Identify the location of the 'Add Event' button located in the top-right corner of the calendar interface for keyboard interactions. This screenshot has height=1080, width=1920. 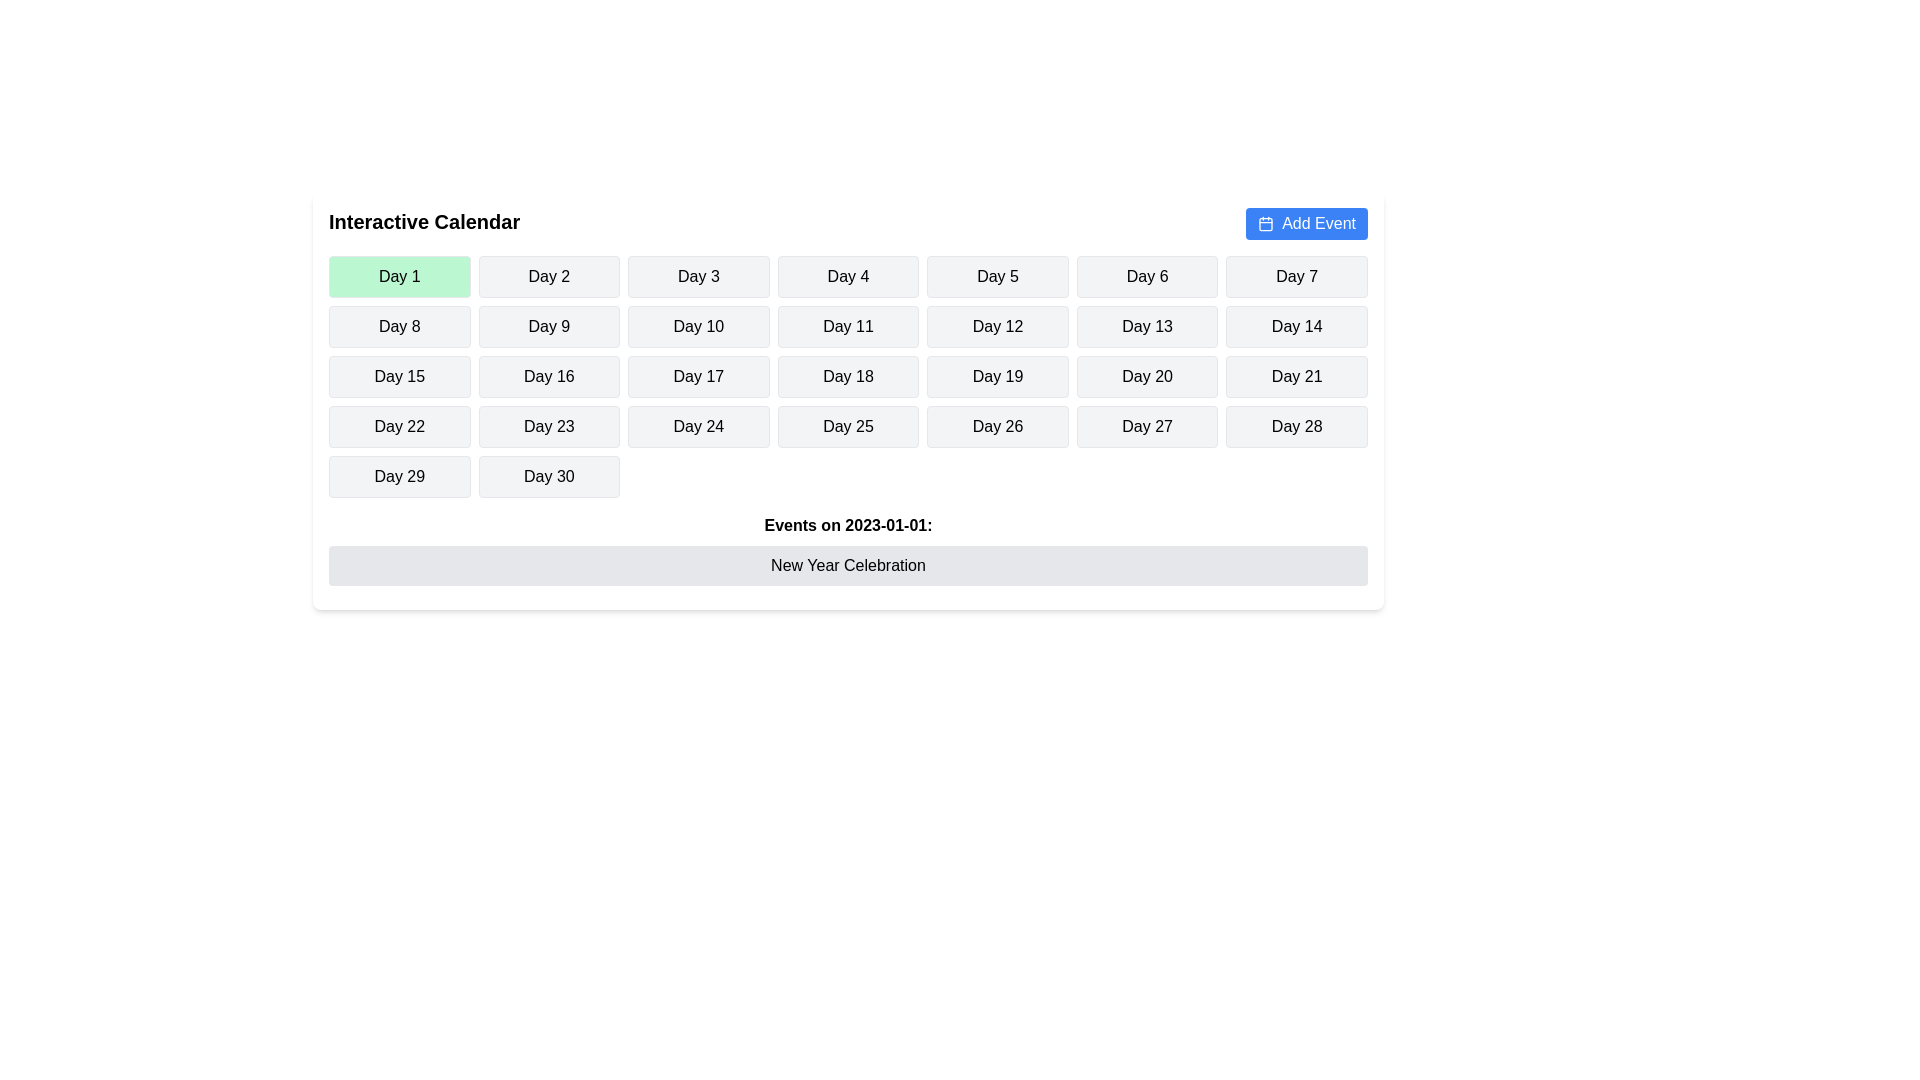
(1307, 223).